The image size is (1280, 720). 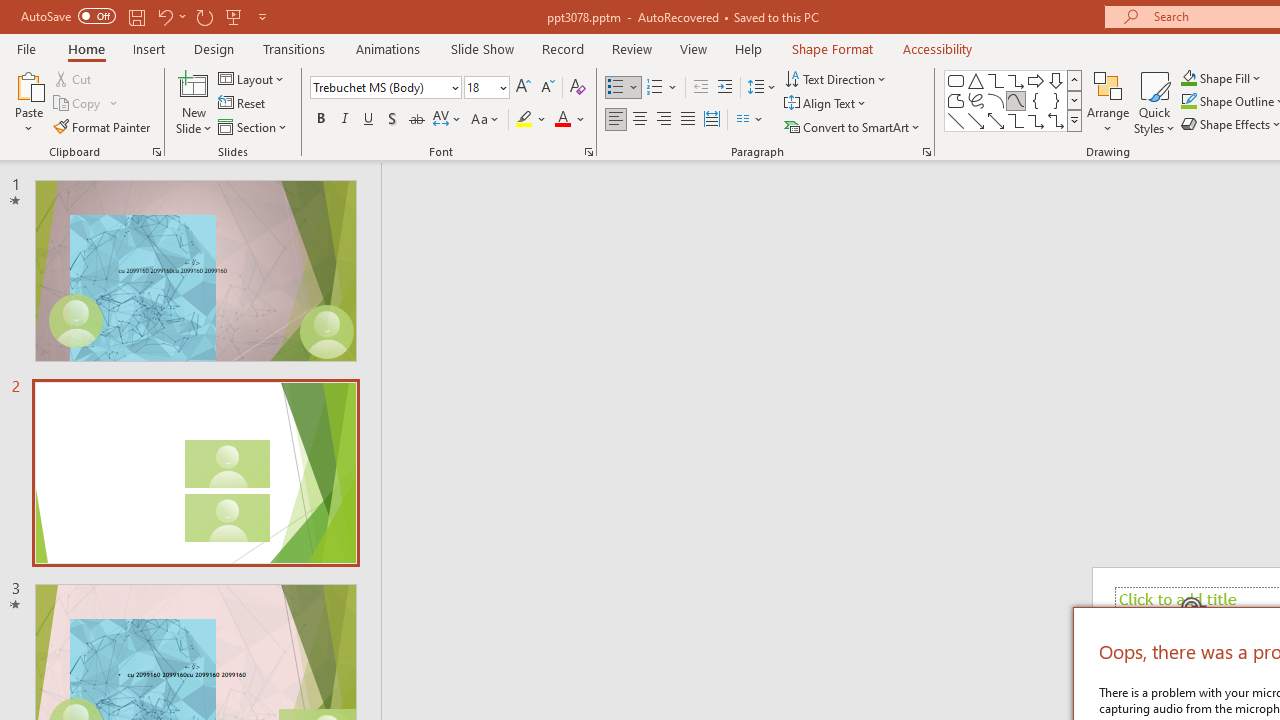 I want to click on 'Shape Outline Green, Accent 1', so click(x=1189, y=101).